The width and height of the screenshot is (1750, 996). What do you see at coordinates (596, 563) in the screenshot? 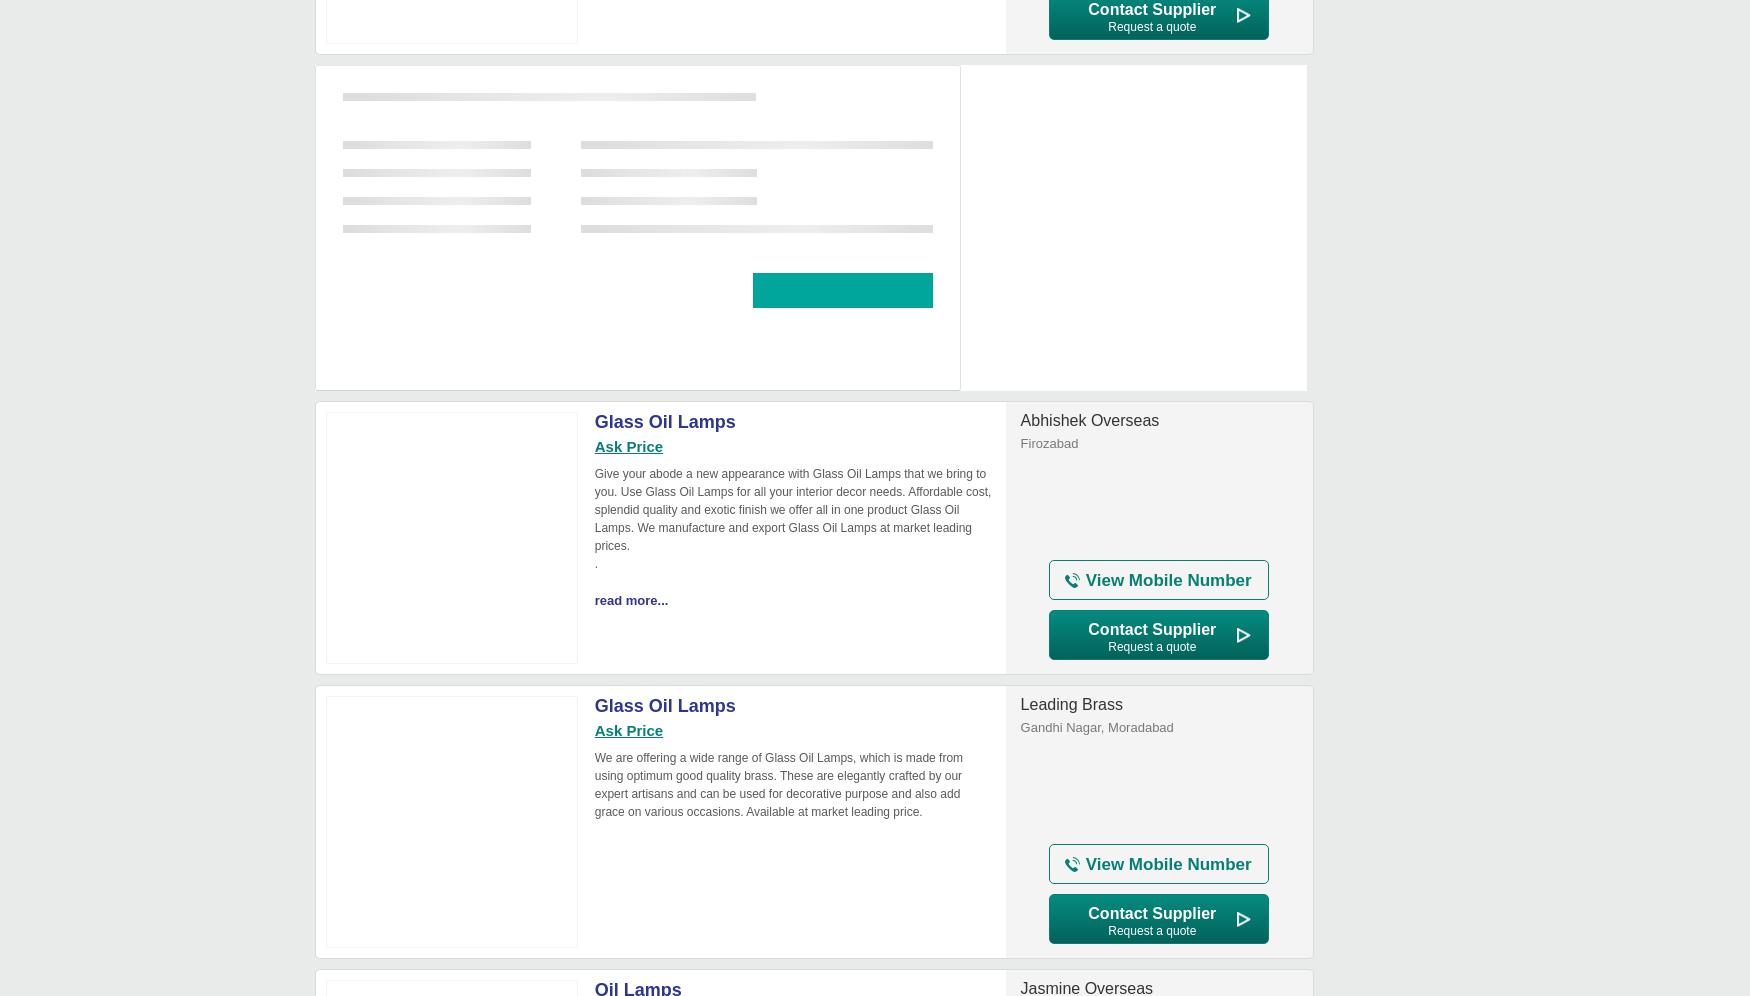
I see `'.'` at bounding box center [596, 563].